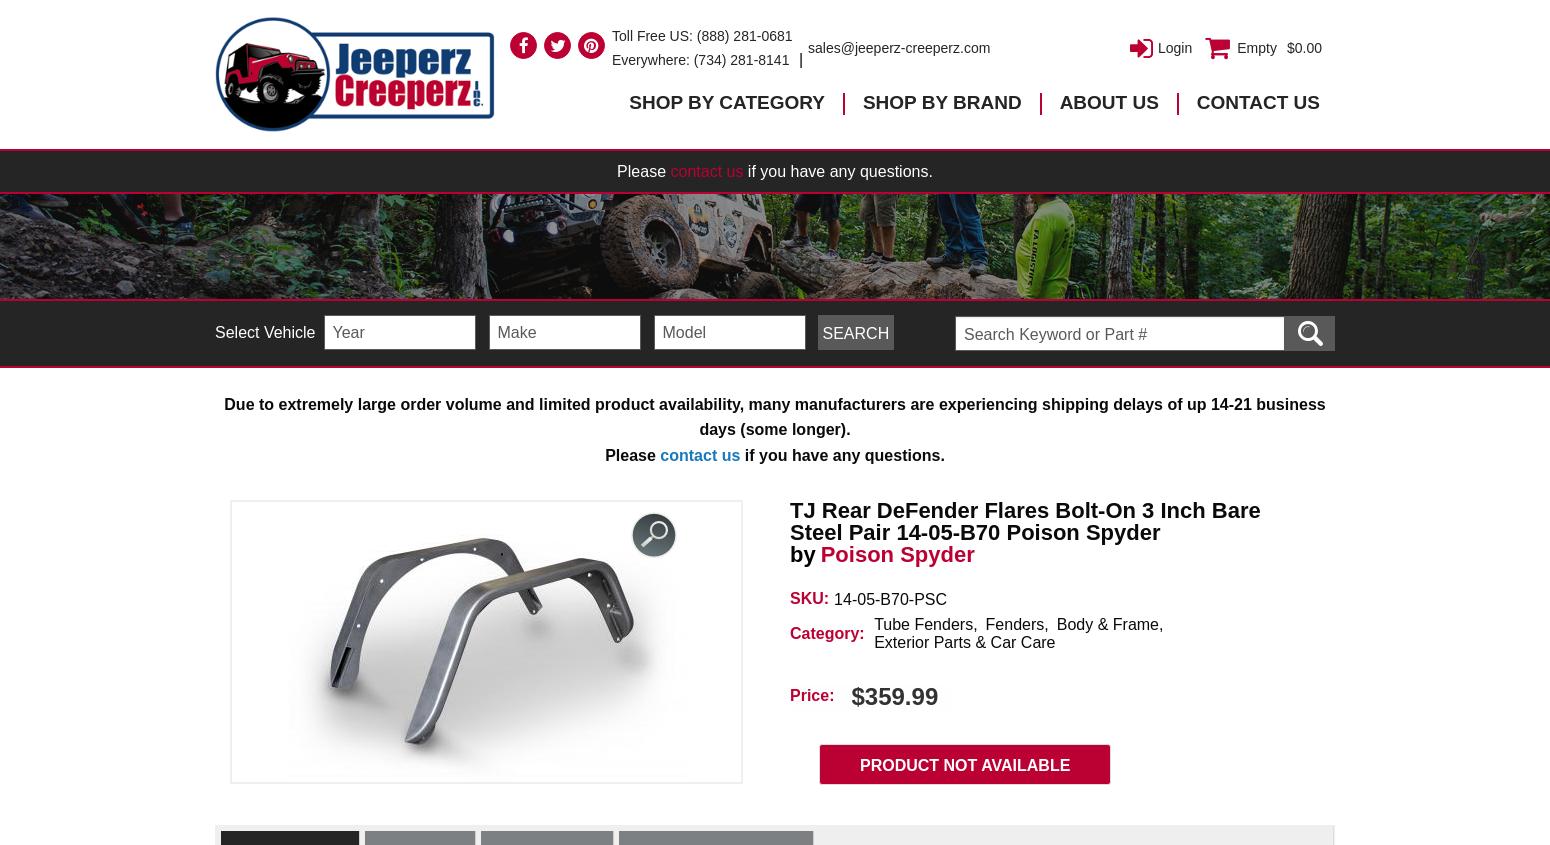 This screenshot has height=845, width=1550. Describe the element at coordinates (1014, 624) in the screenshot. I see `'Fenders'` at that location.